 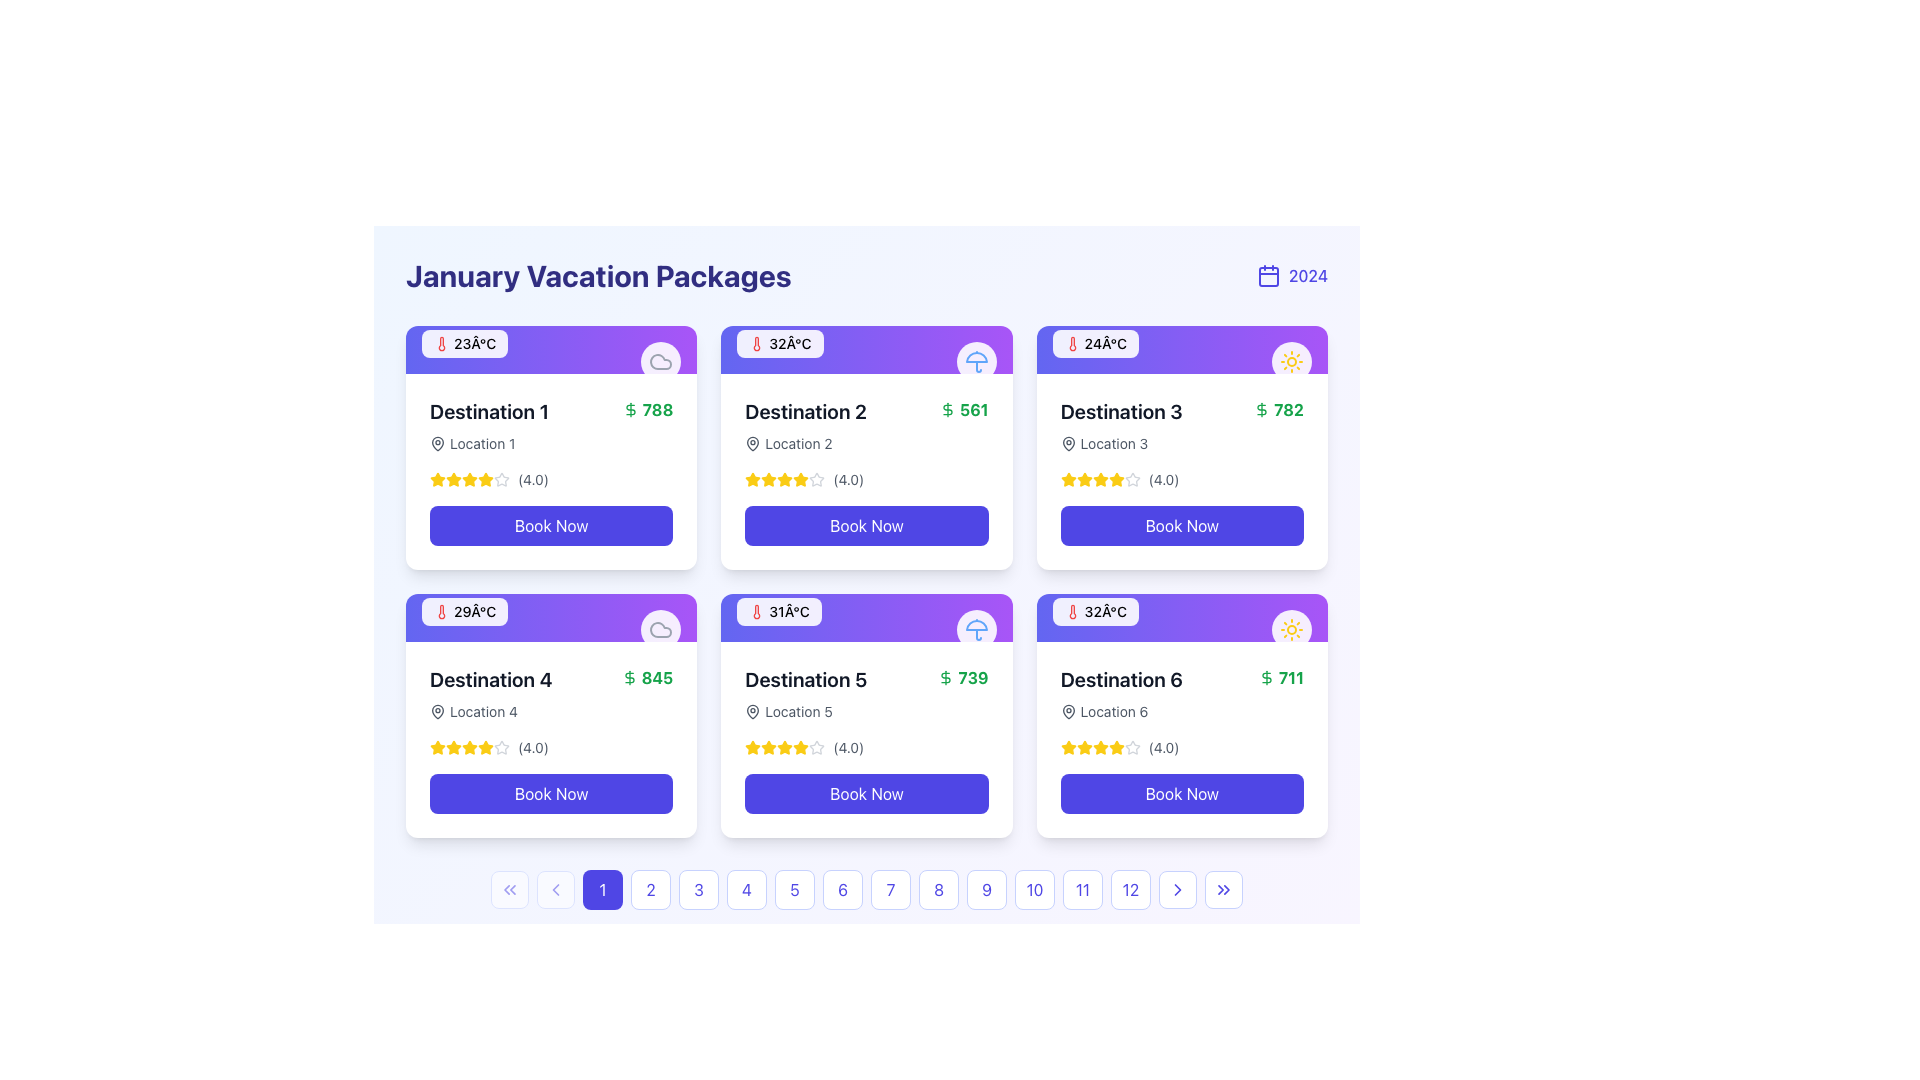 What do you see at coordinates (1182, 471) in the screenshot?
I see `summarized vacation information displayed on the Card in the third position of the first row, which includes details such as title, location, rating, and price` at bounding box center [1182, 471].